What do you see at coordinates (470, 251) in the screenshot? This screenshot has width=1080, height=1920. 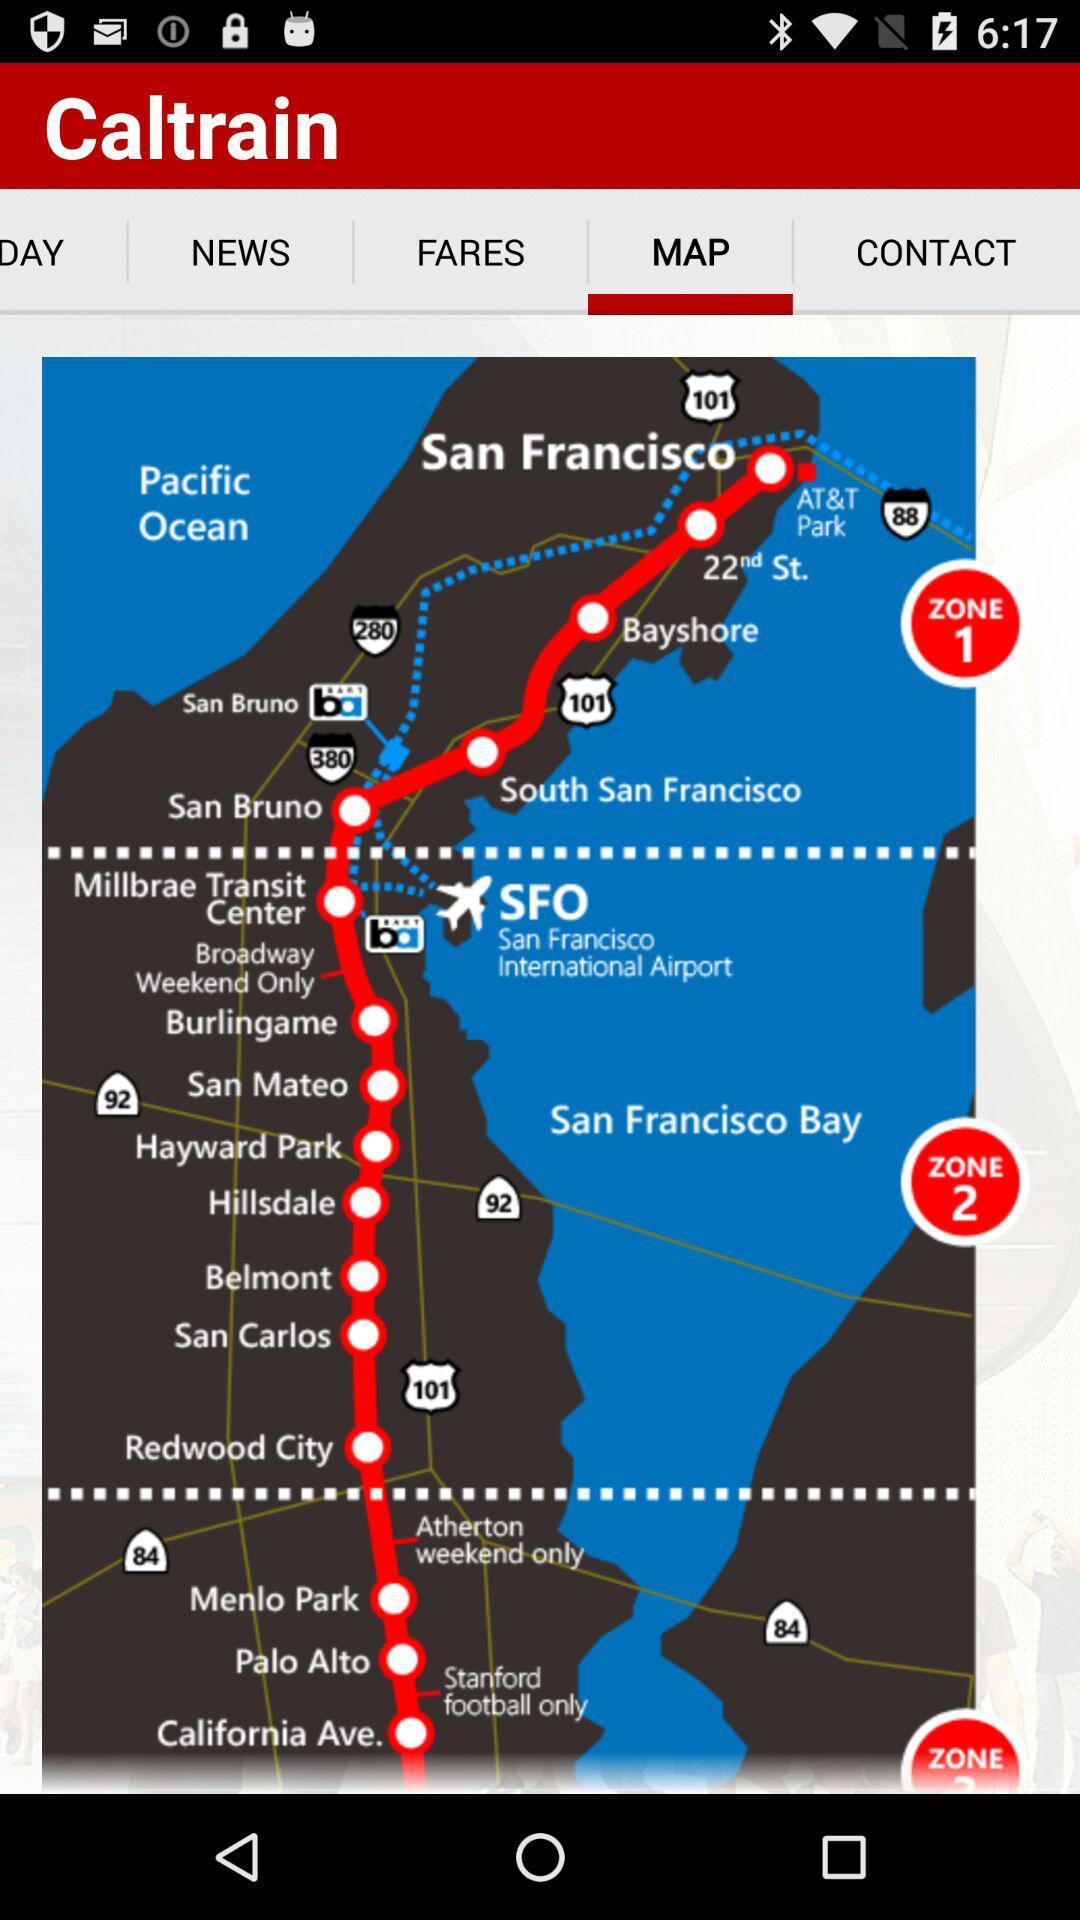 I see `the item next to the news app` at bounding box center [470, 251].